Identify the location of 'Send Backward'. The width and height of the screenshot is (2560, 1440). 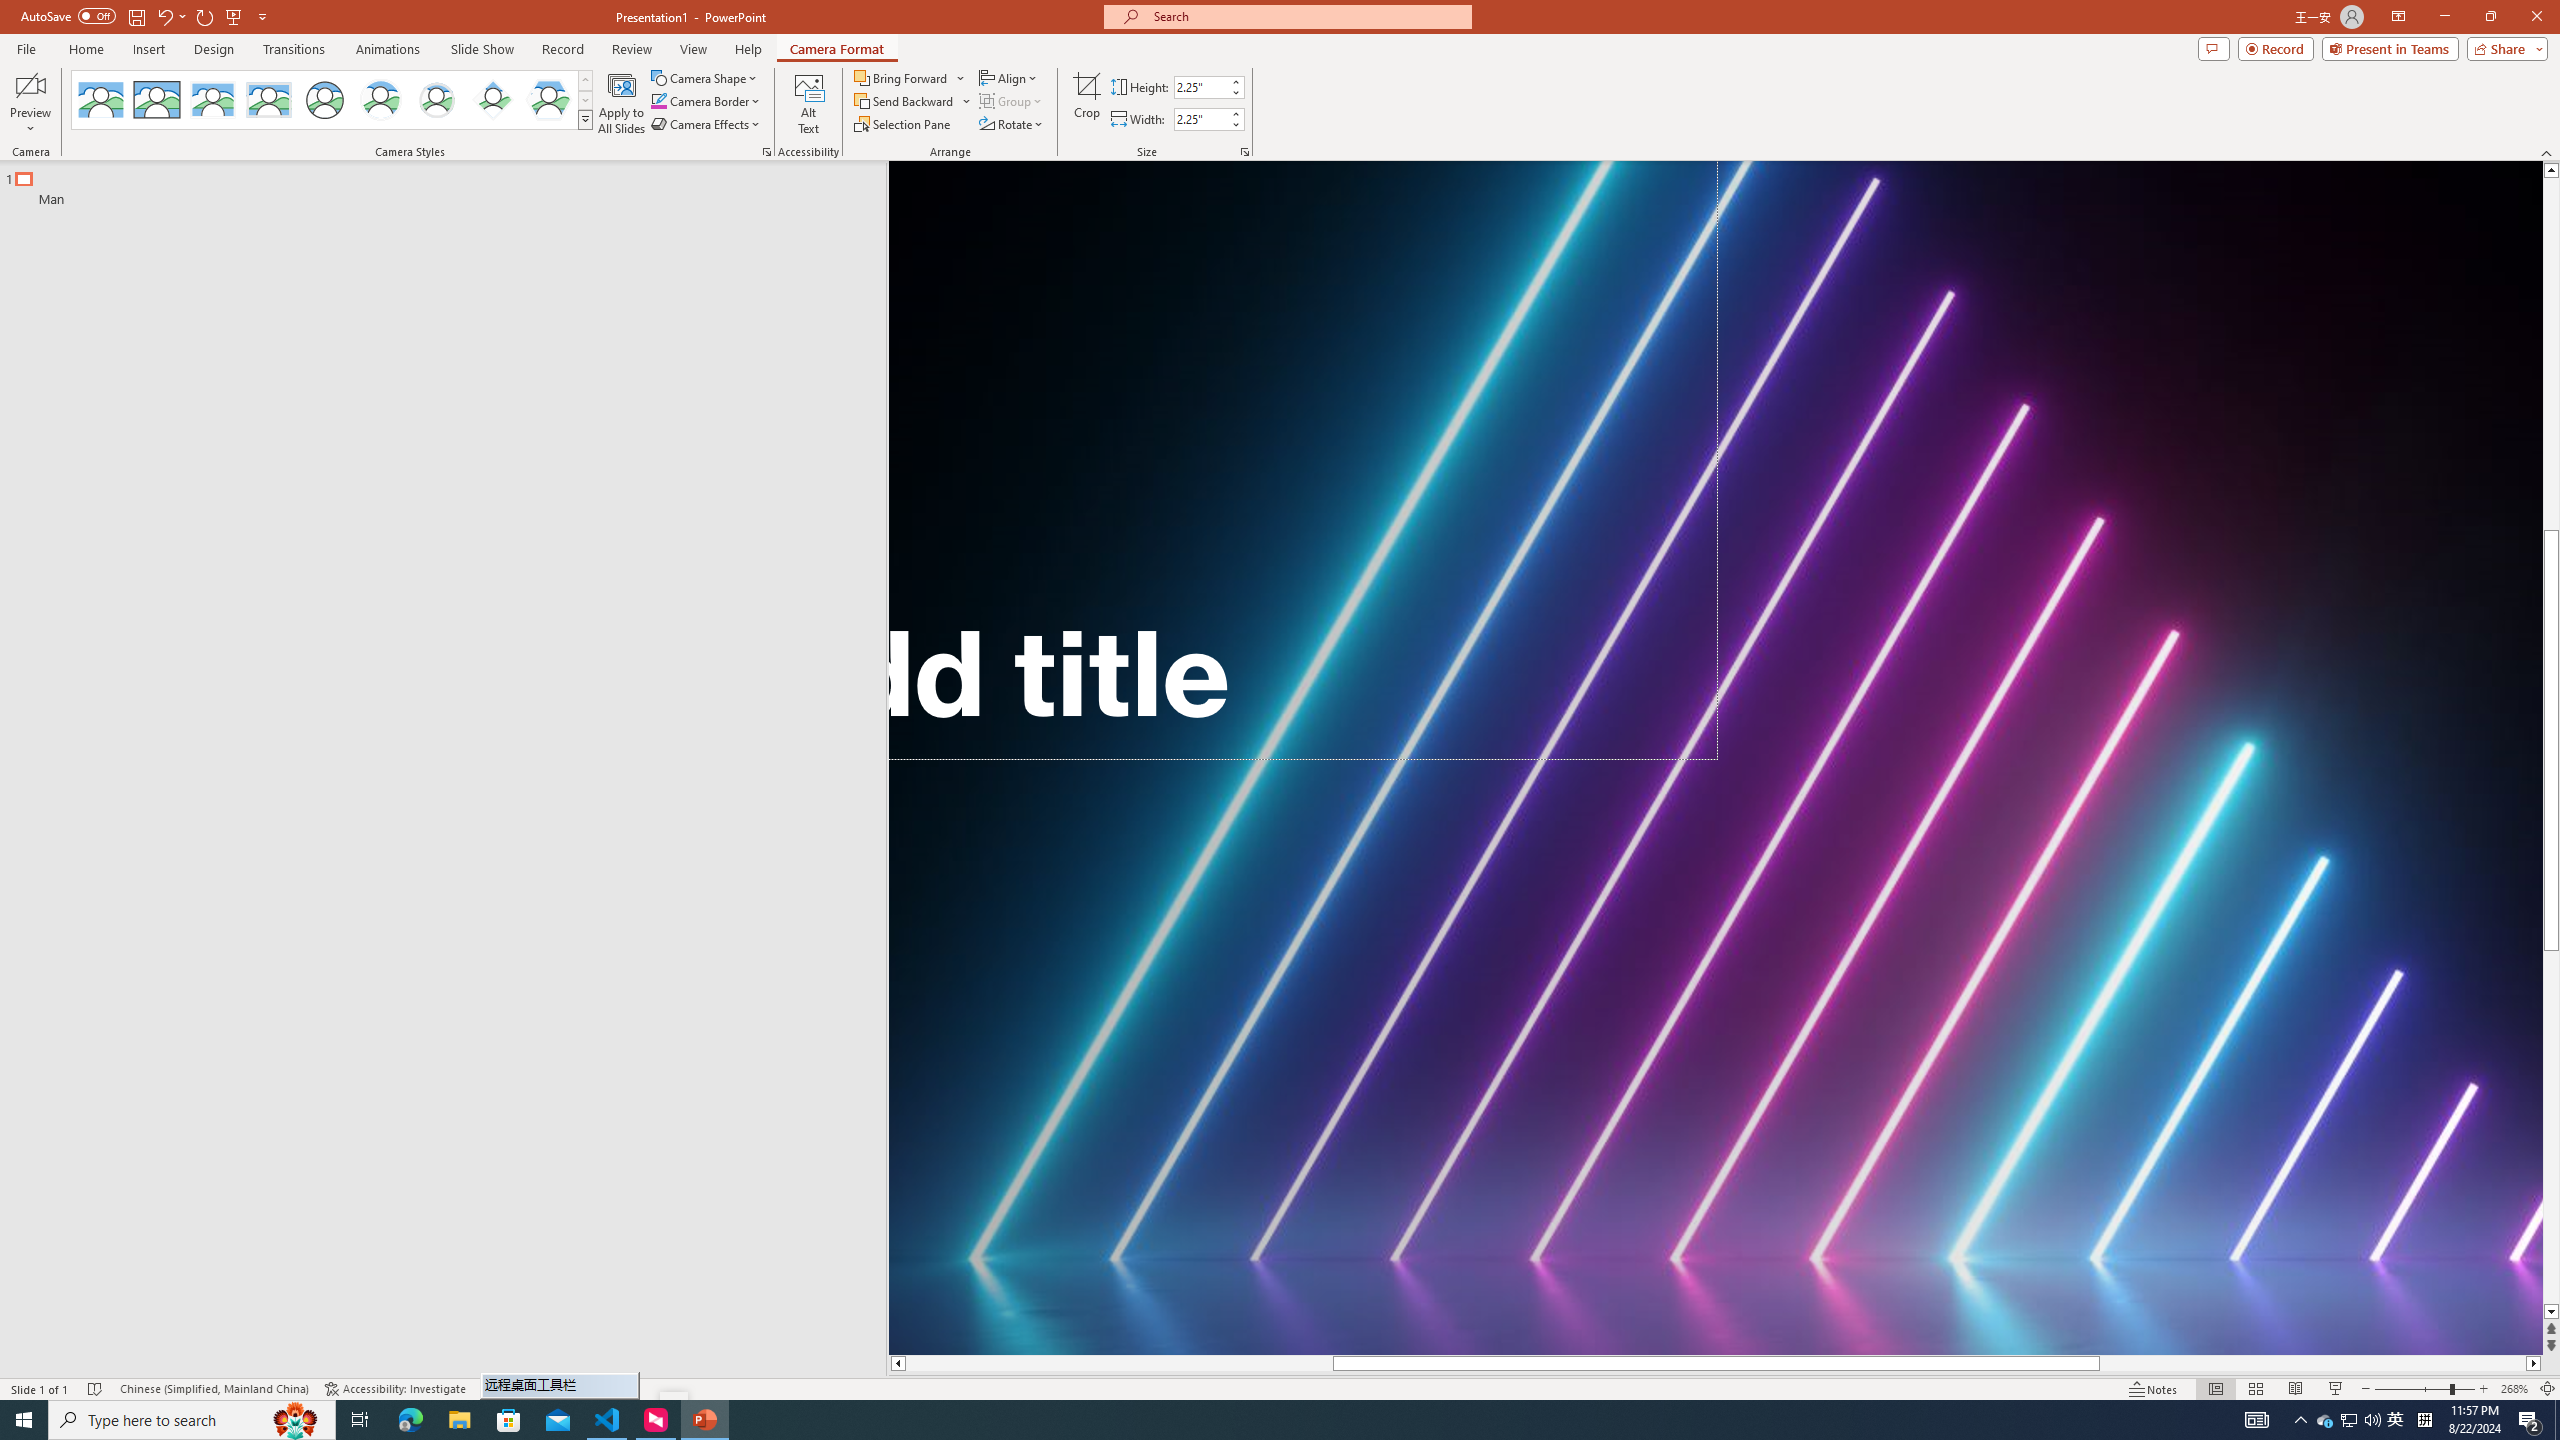
(904, 99).